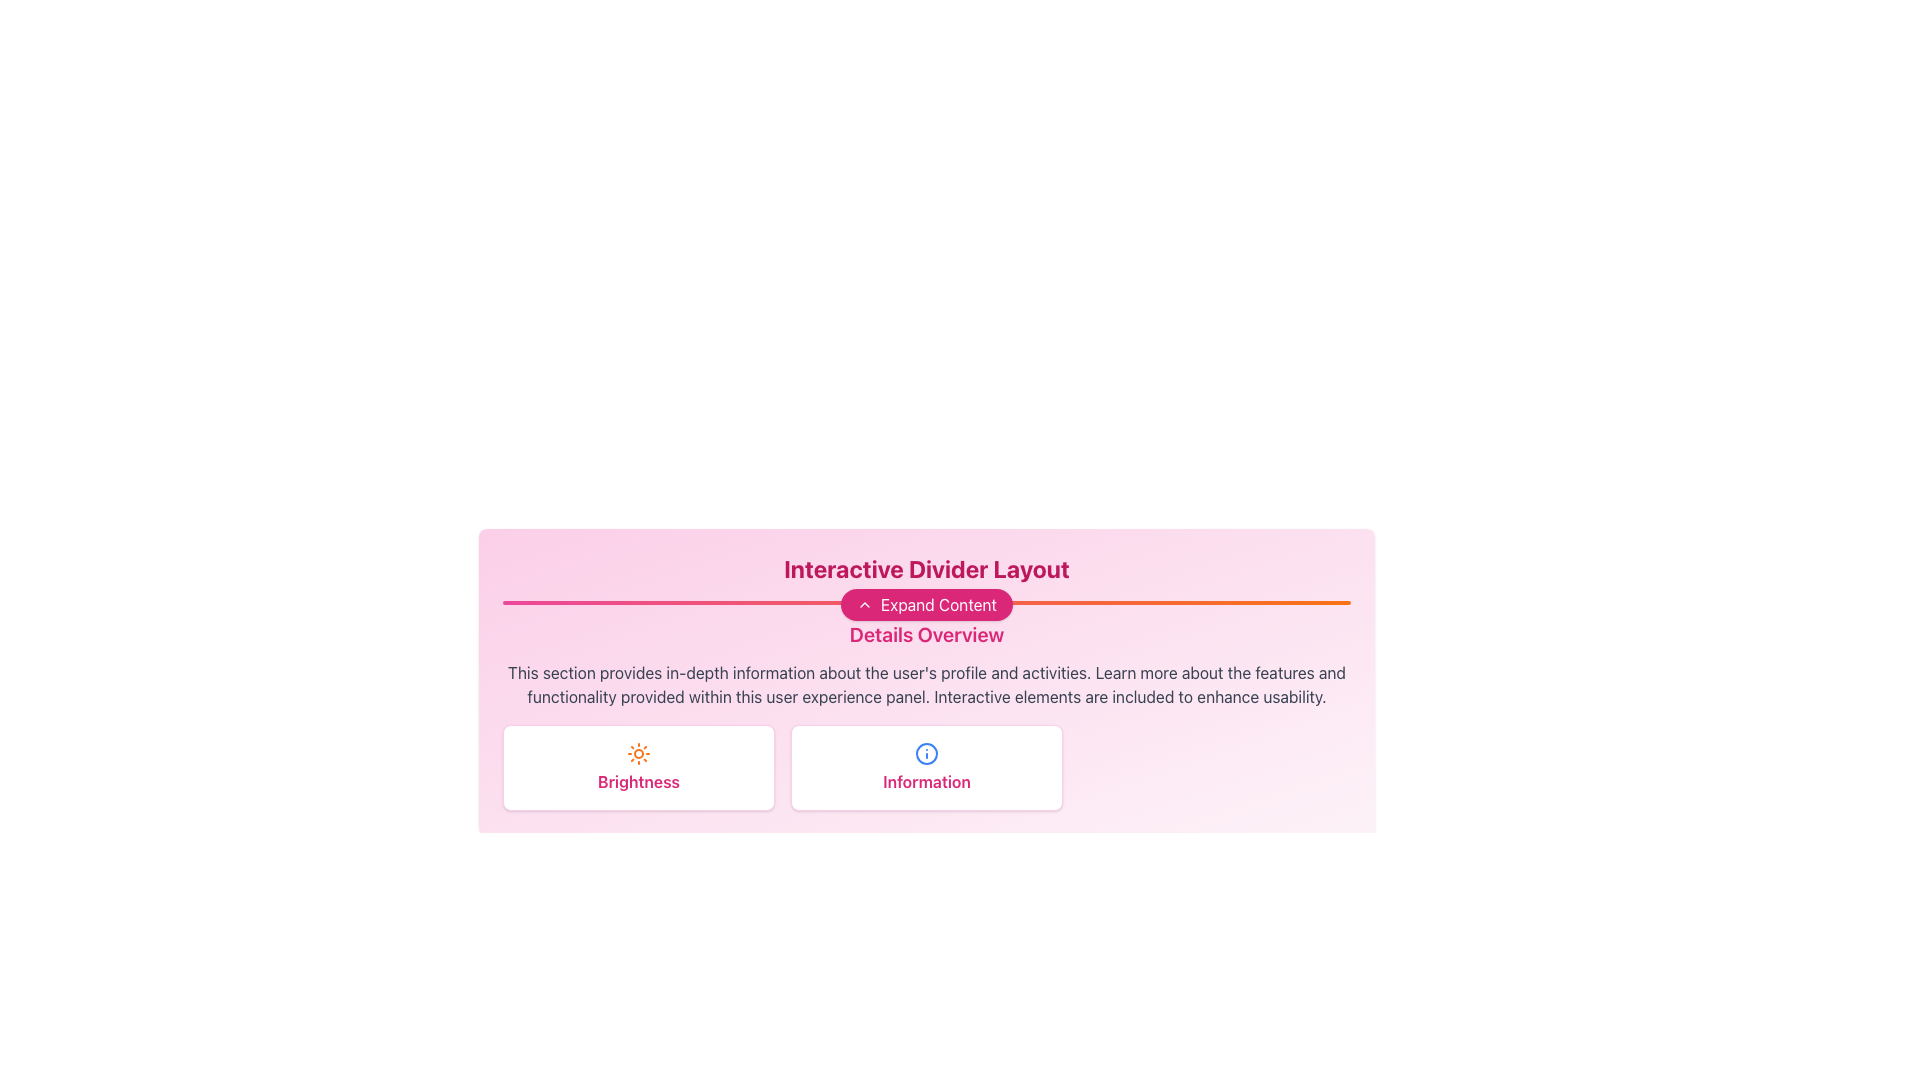 The height and width of the screenshot is (1080, 1920). I want to click on the buttons or icons associated with the Informational Card located below the 'Details Overview' section, which is the second card from the left in a horizontal grid, so click(925, 766).